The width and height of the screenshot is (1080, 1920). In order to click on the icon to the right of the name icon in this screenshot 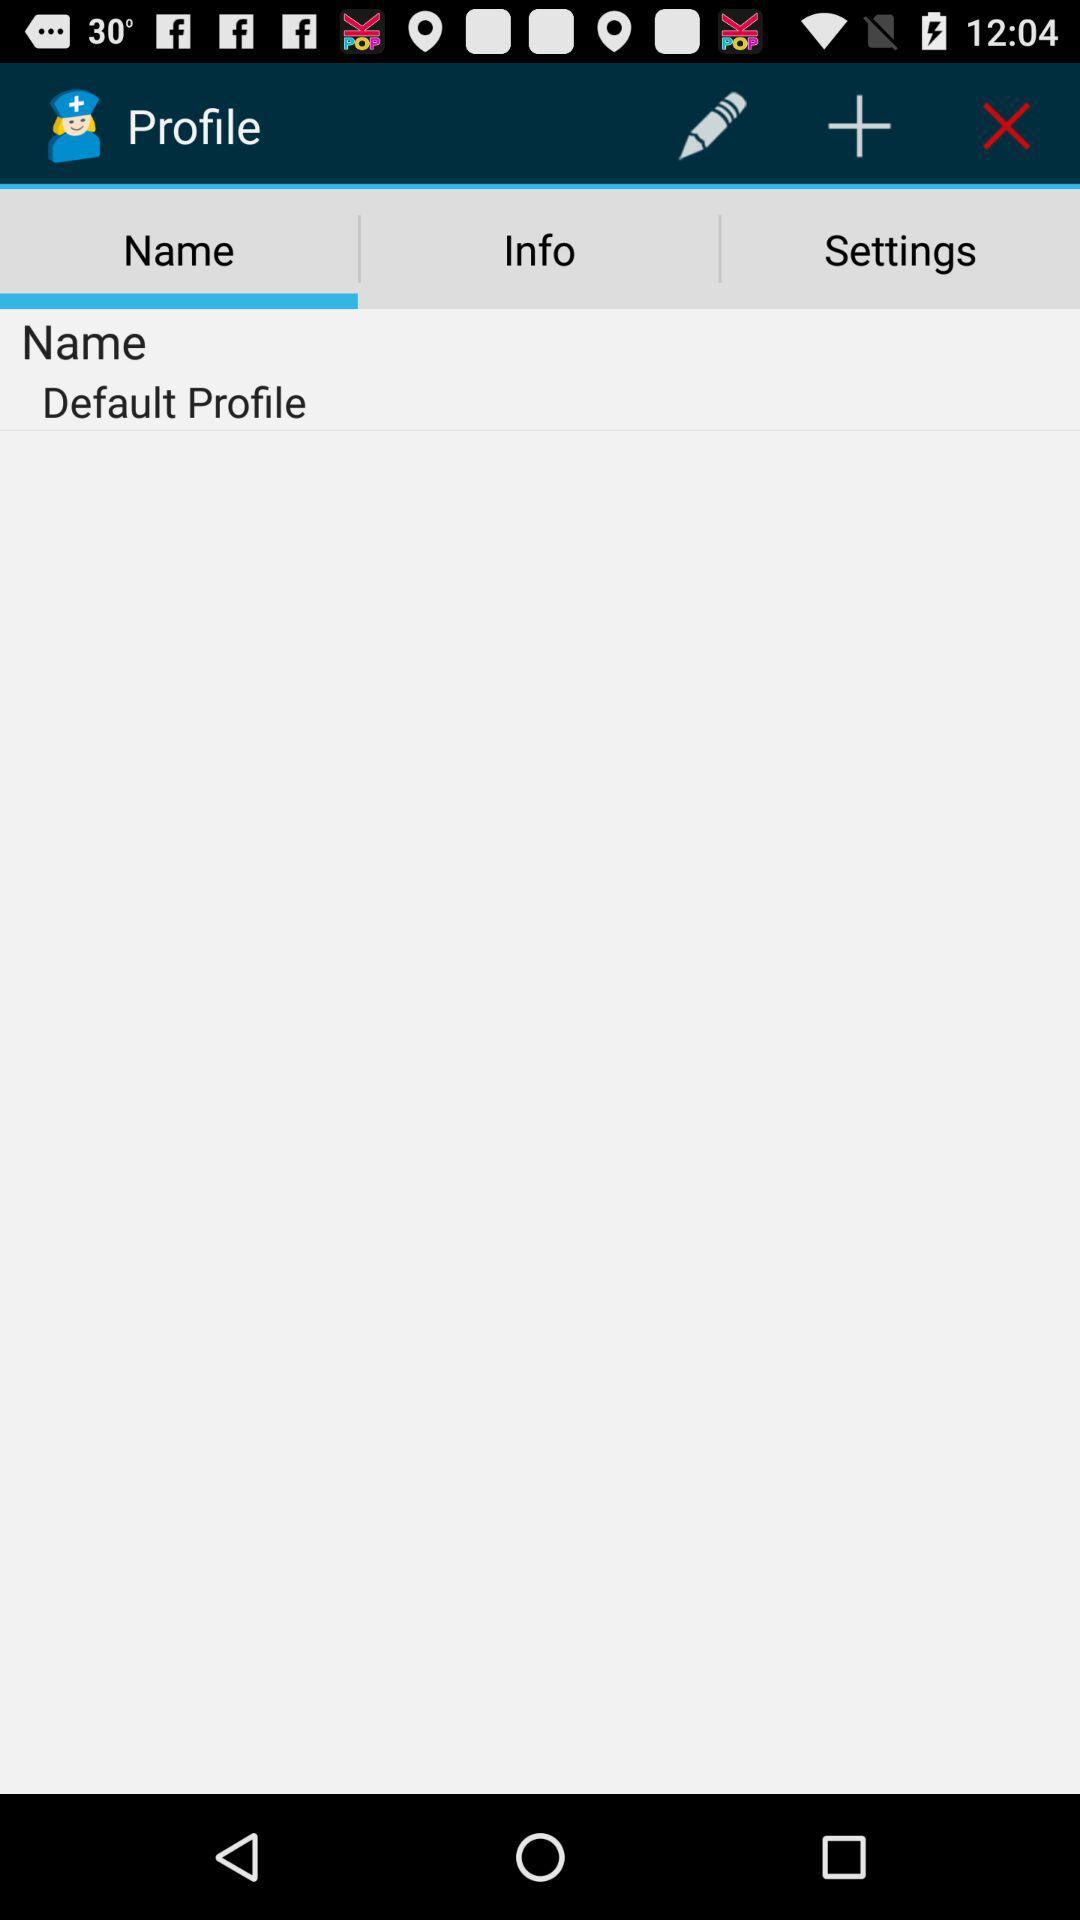, I will do `click(538, 248)`.